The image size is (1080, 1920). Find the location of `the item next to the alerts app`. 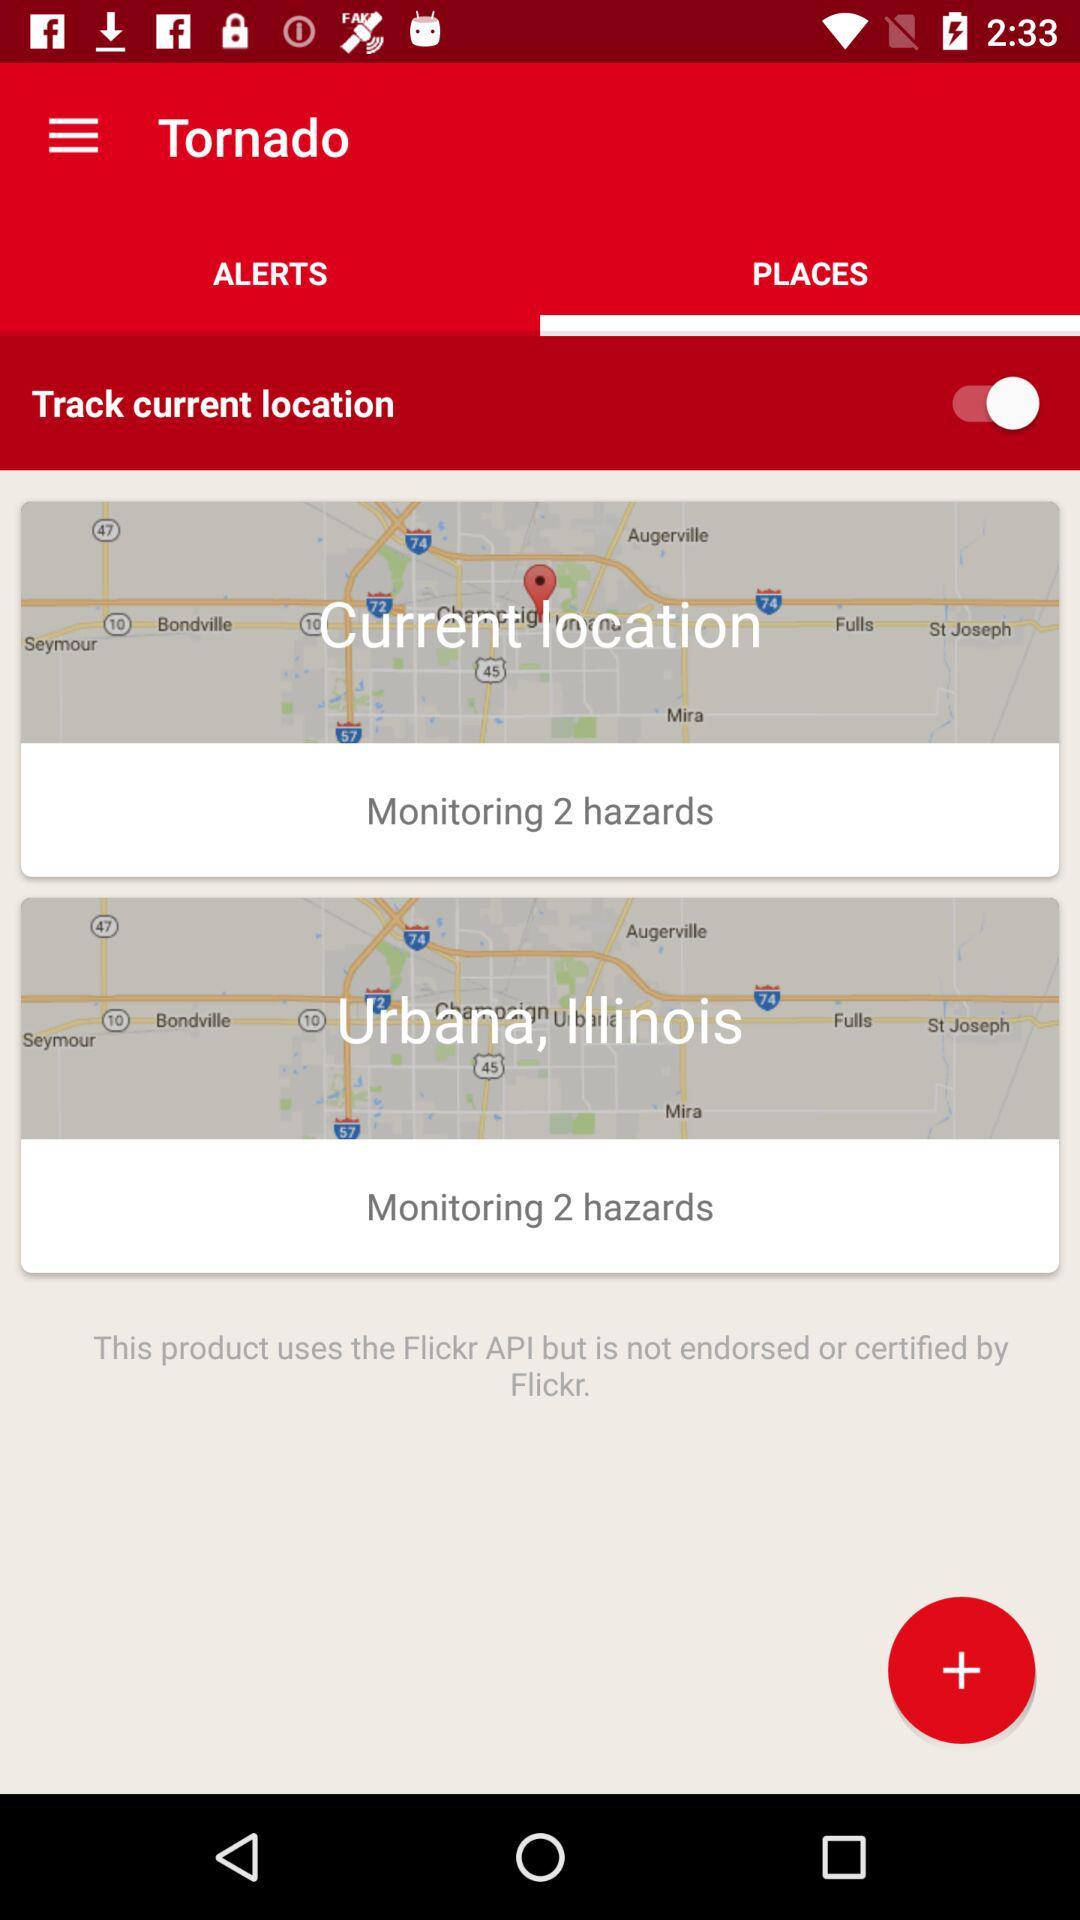

the item next to the alerts app is located at coordinates (810, 272).